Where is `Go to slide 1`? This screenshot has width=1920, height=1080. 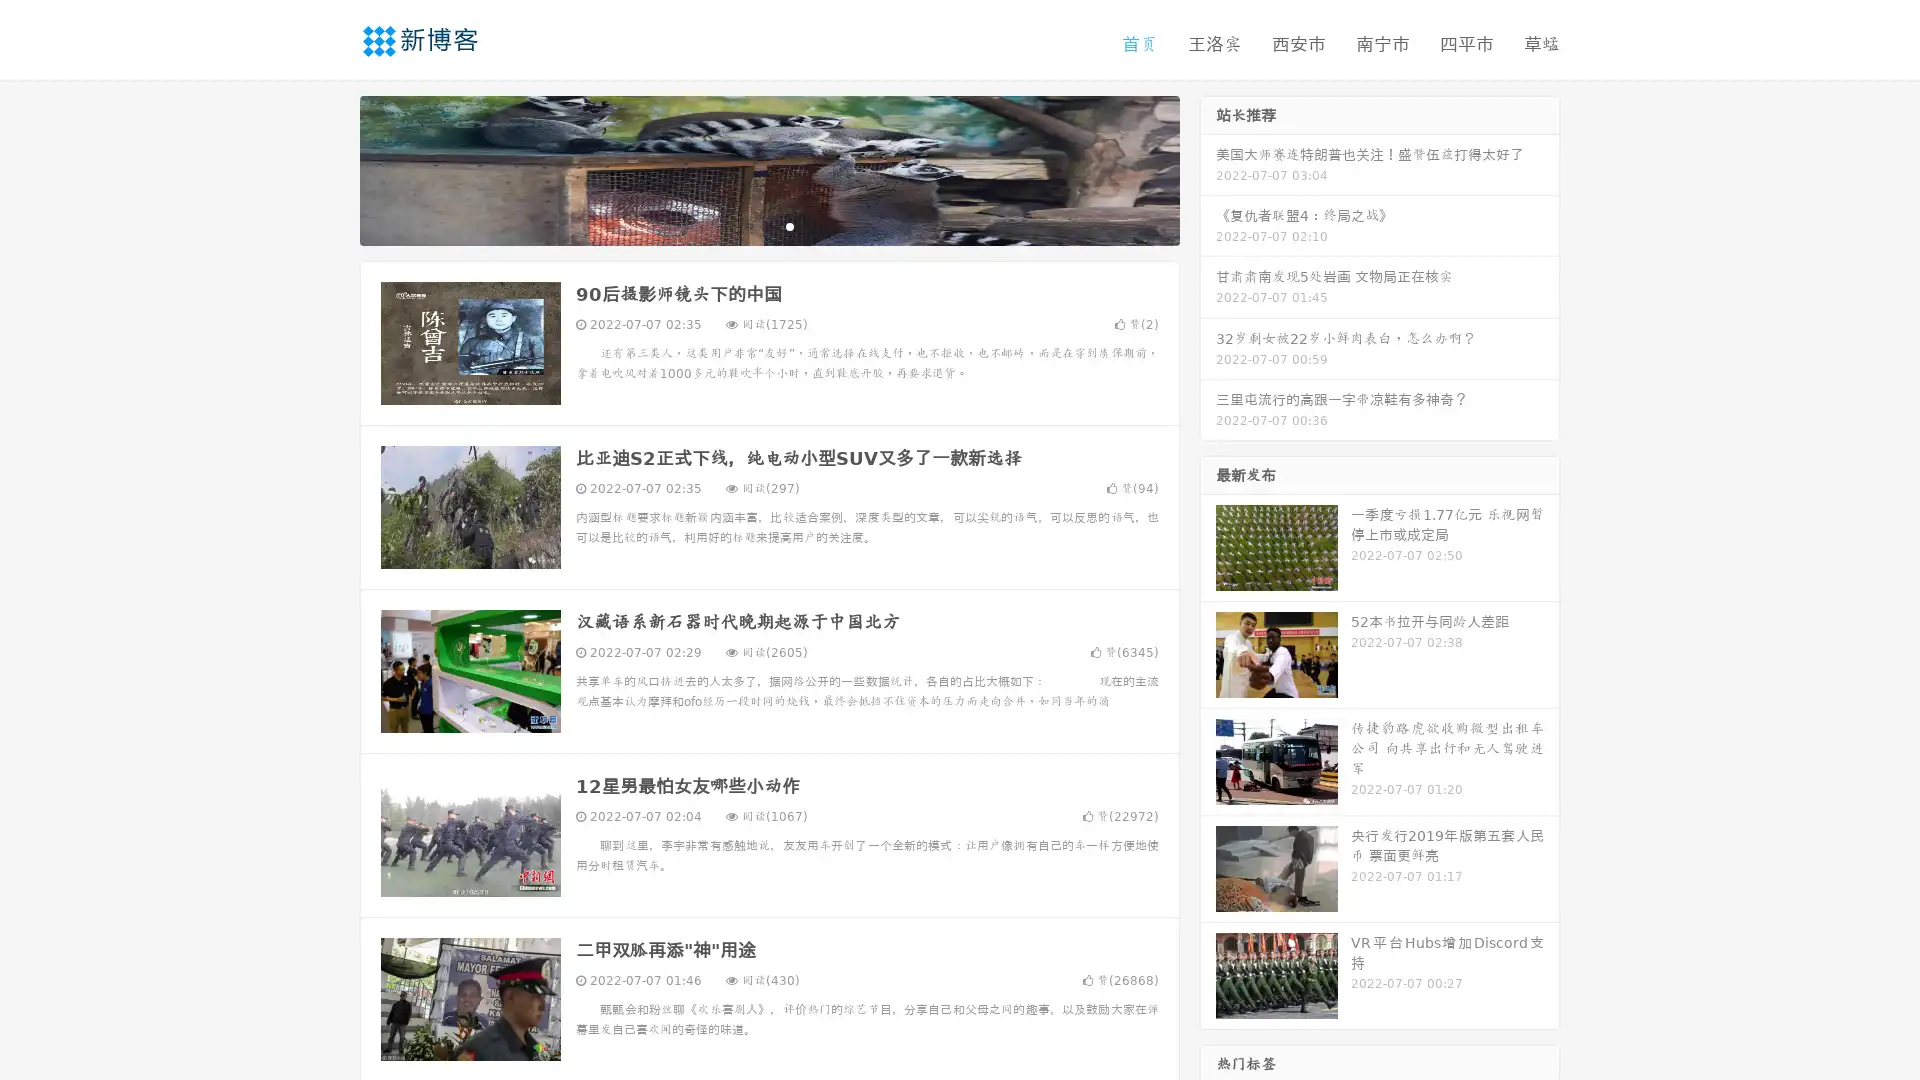 Go to slide 1 is located at coordinates (748, 225).